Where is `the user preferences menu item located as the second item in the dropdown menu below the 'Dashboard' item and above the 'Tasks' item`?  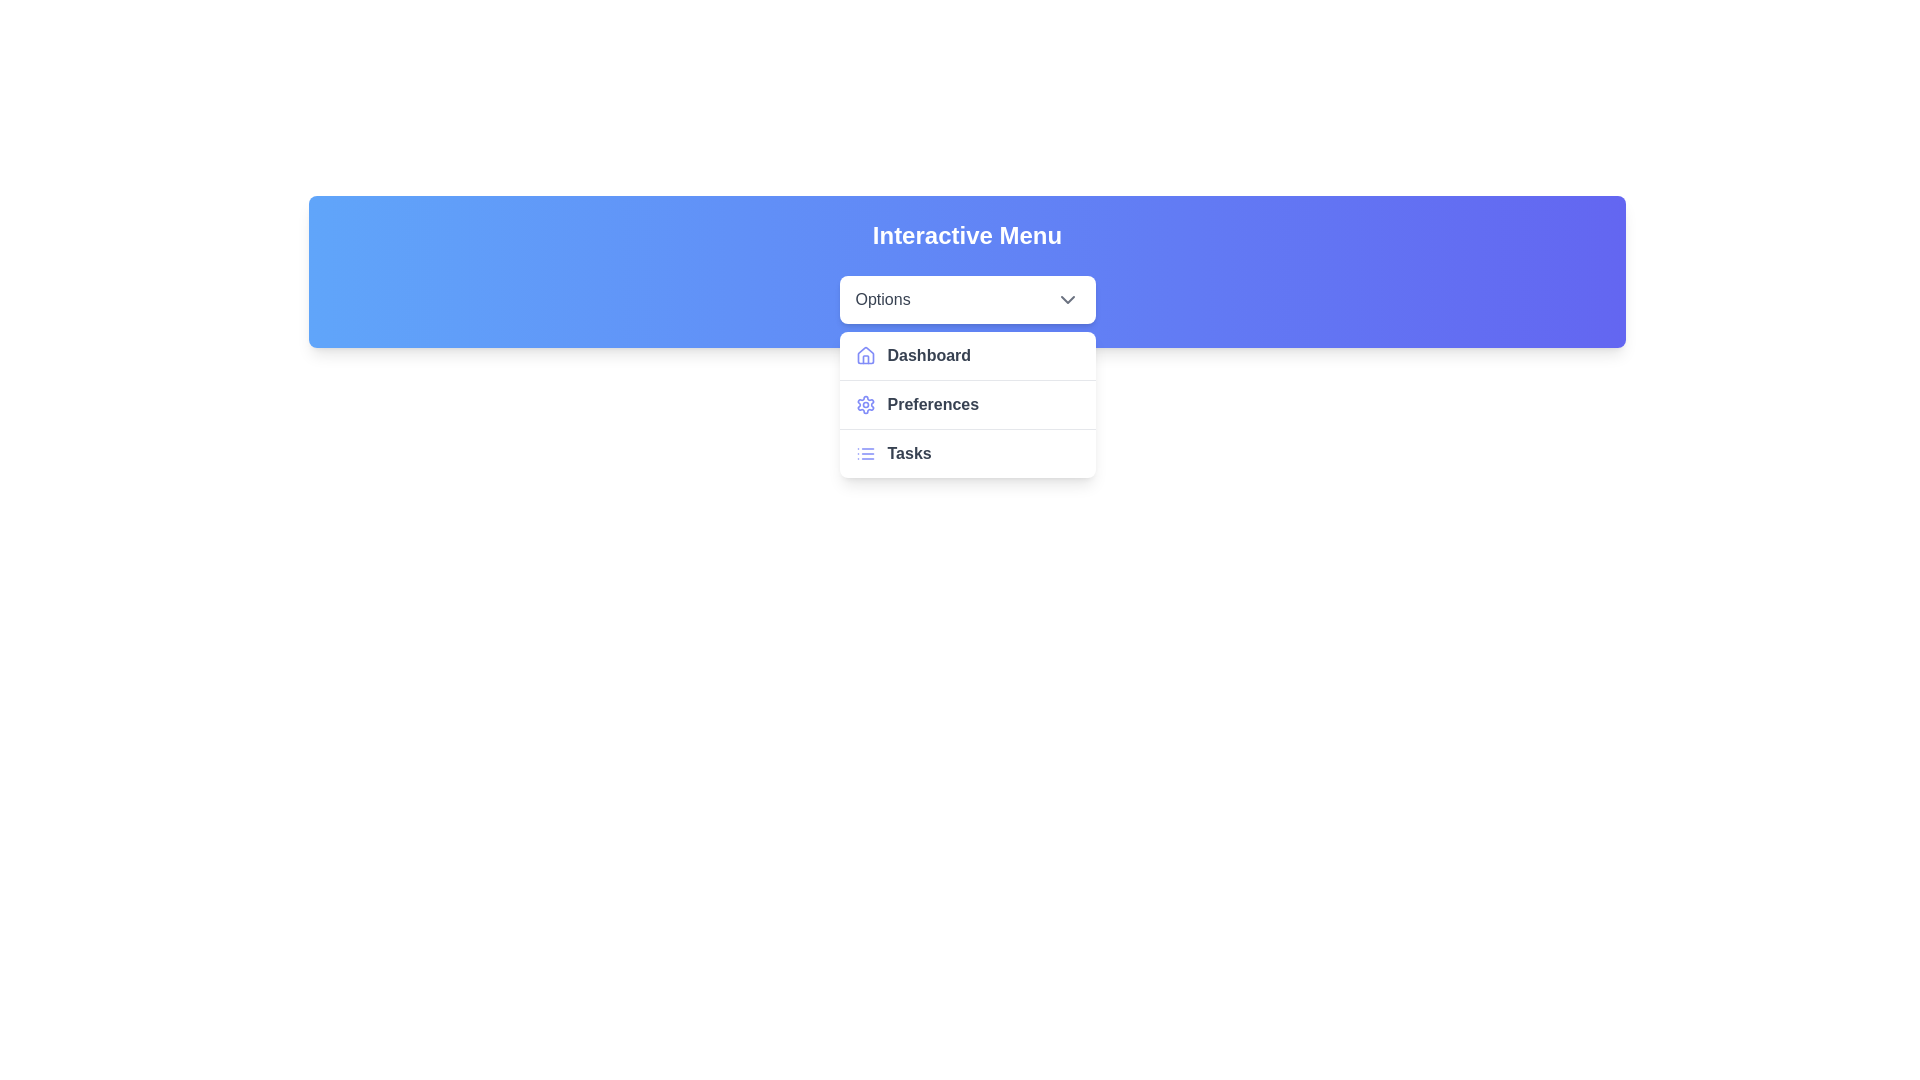 the user preferences menu item located as the second item in the dropdown menu below the 'Dashboard' item and above the 'Tasks' item is located at coordinates (967, 405).